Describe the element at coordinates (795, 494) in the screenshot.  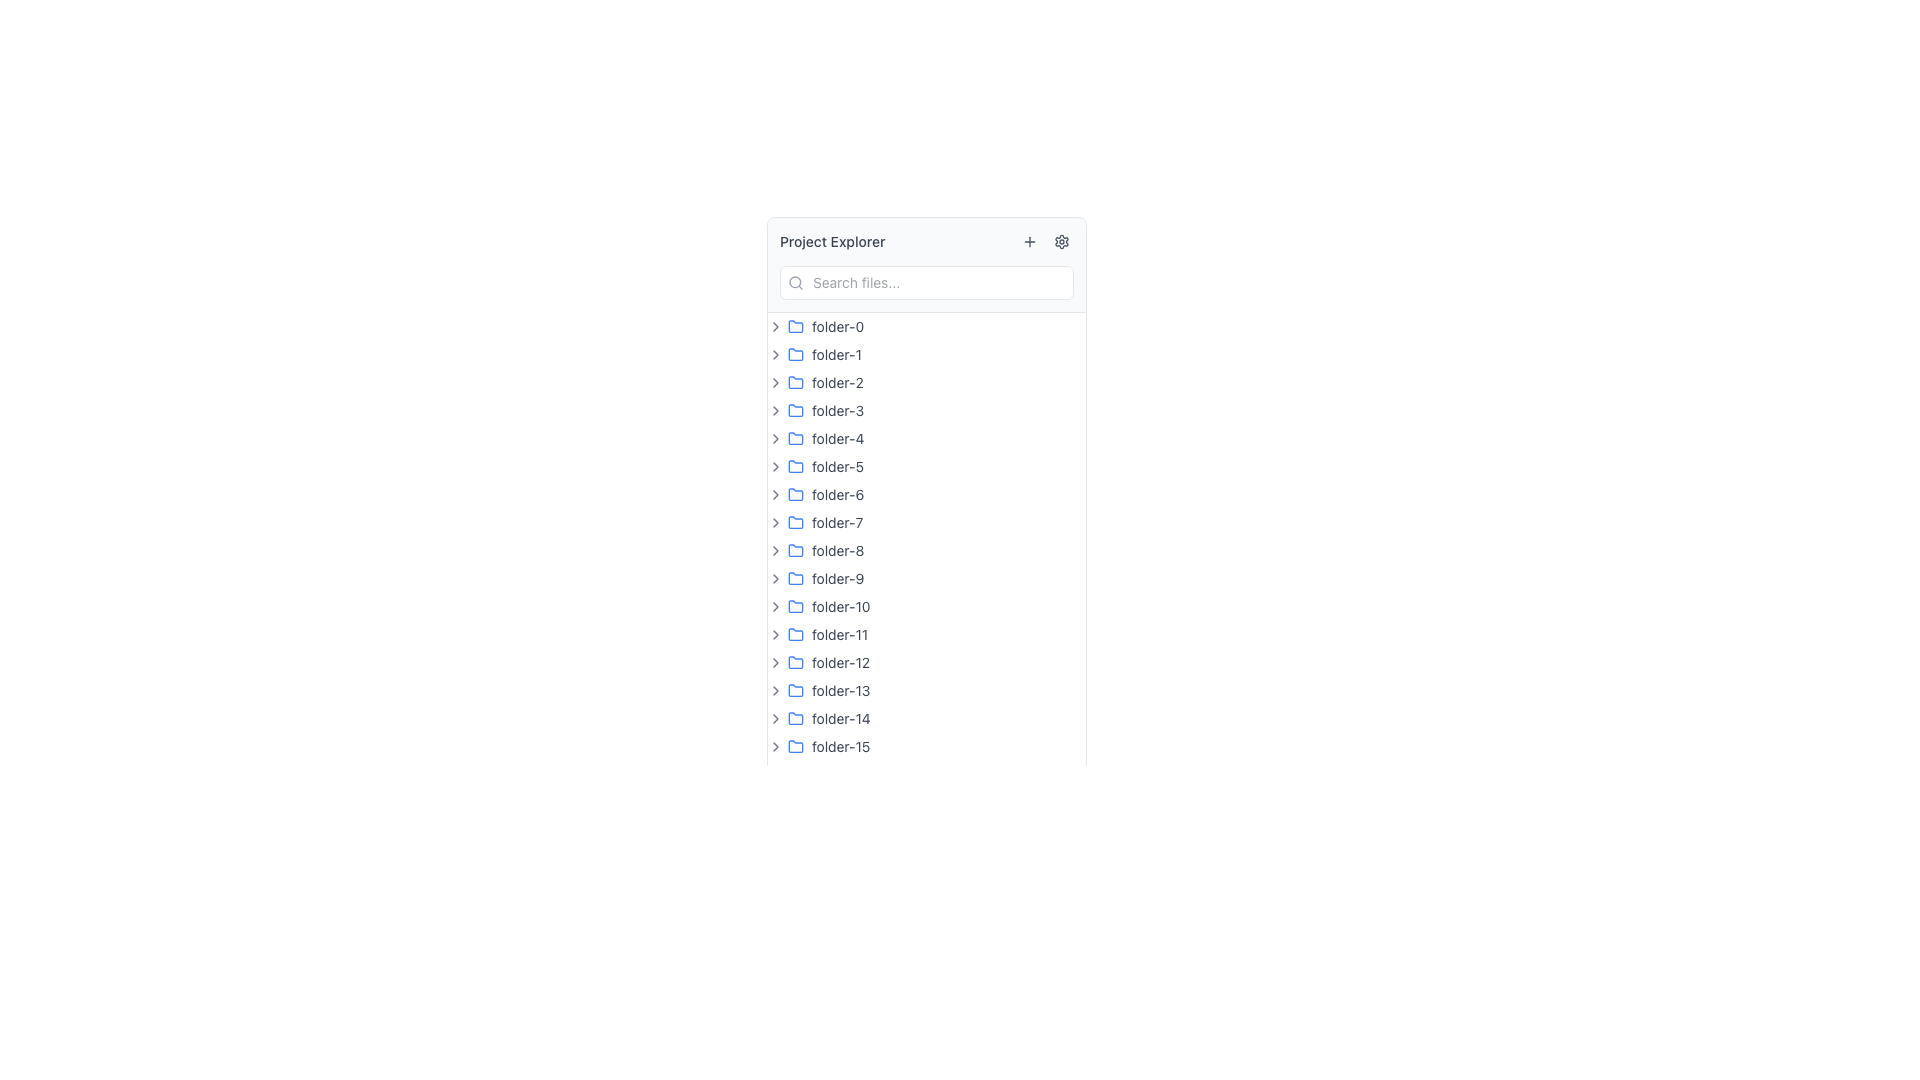
I see `the folder icon associated with the label 'folder-6' in the Project Explorer interface to visually indicate its selection` at that location.